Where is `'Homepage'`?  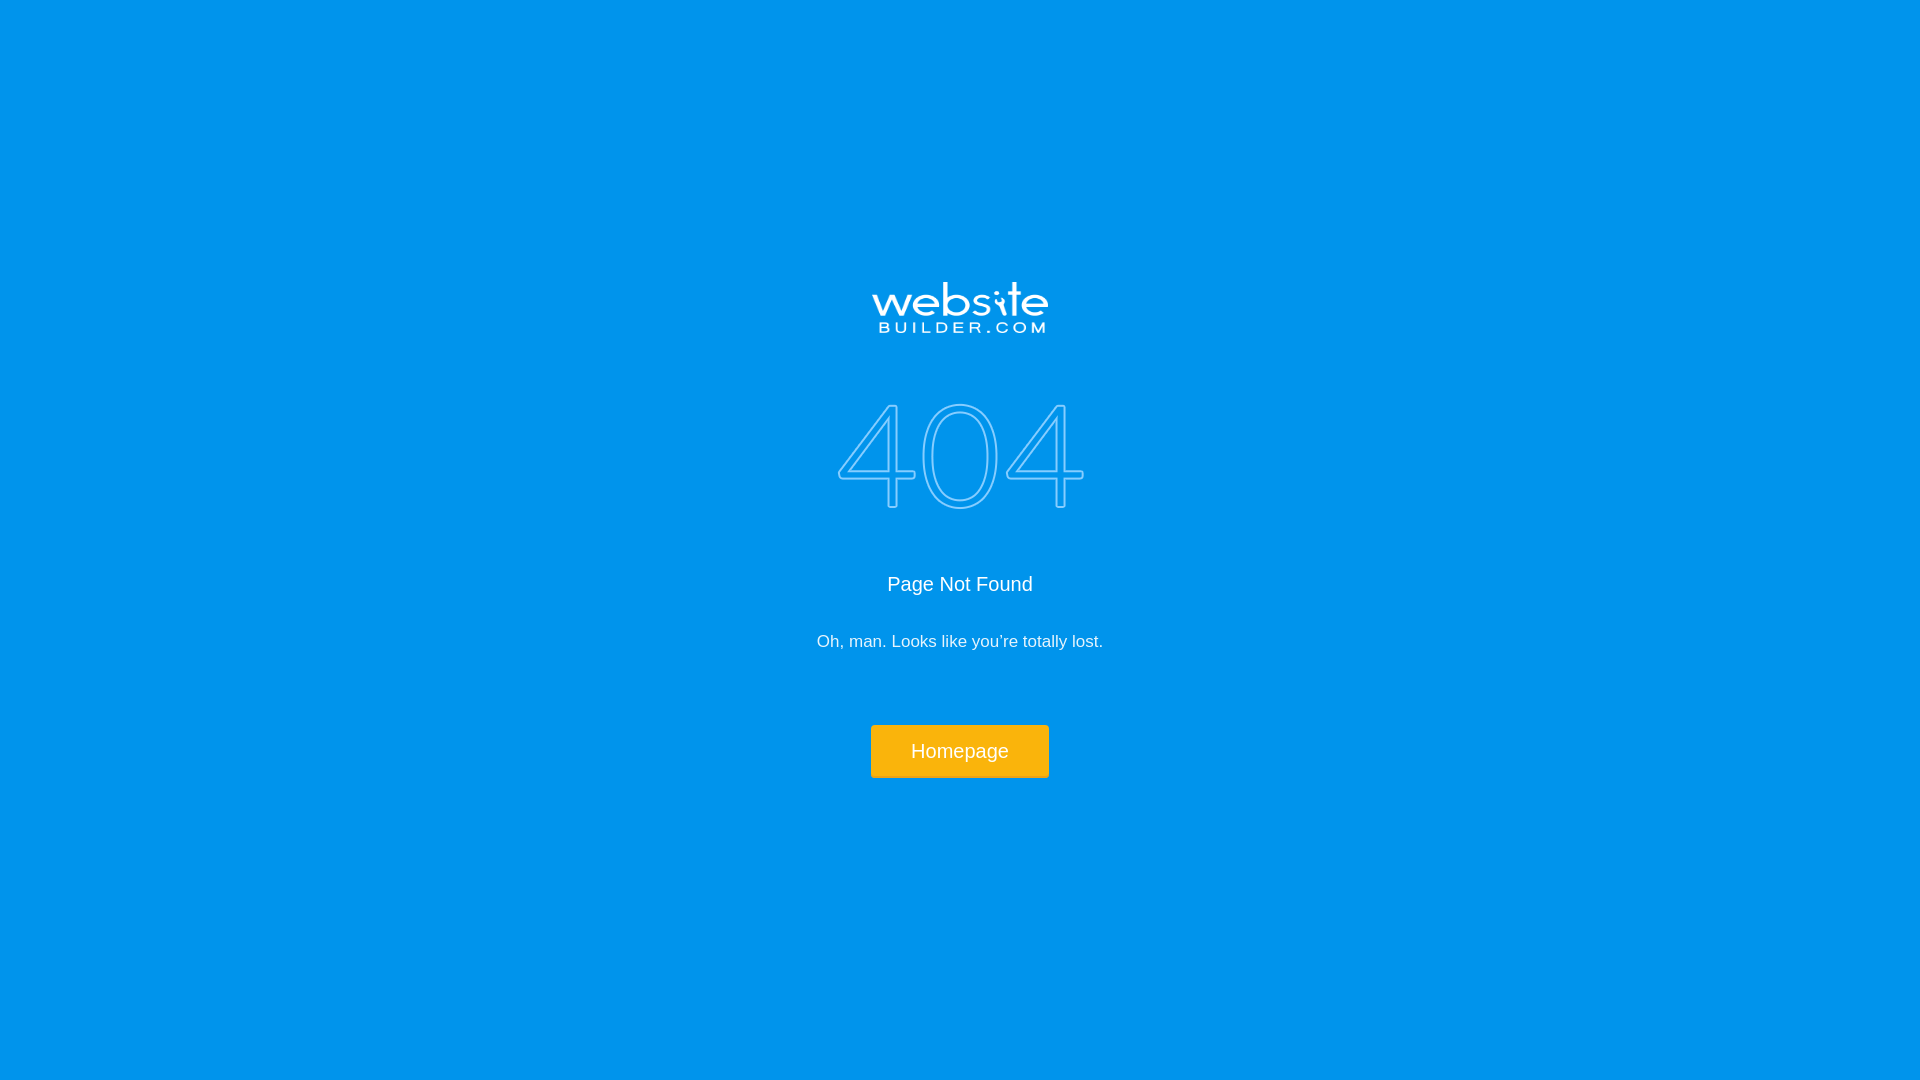 'Homepage' is located at coordinates (960, 751).